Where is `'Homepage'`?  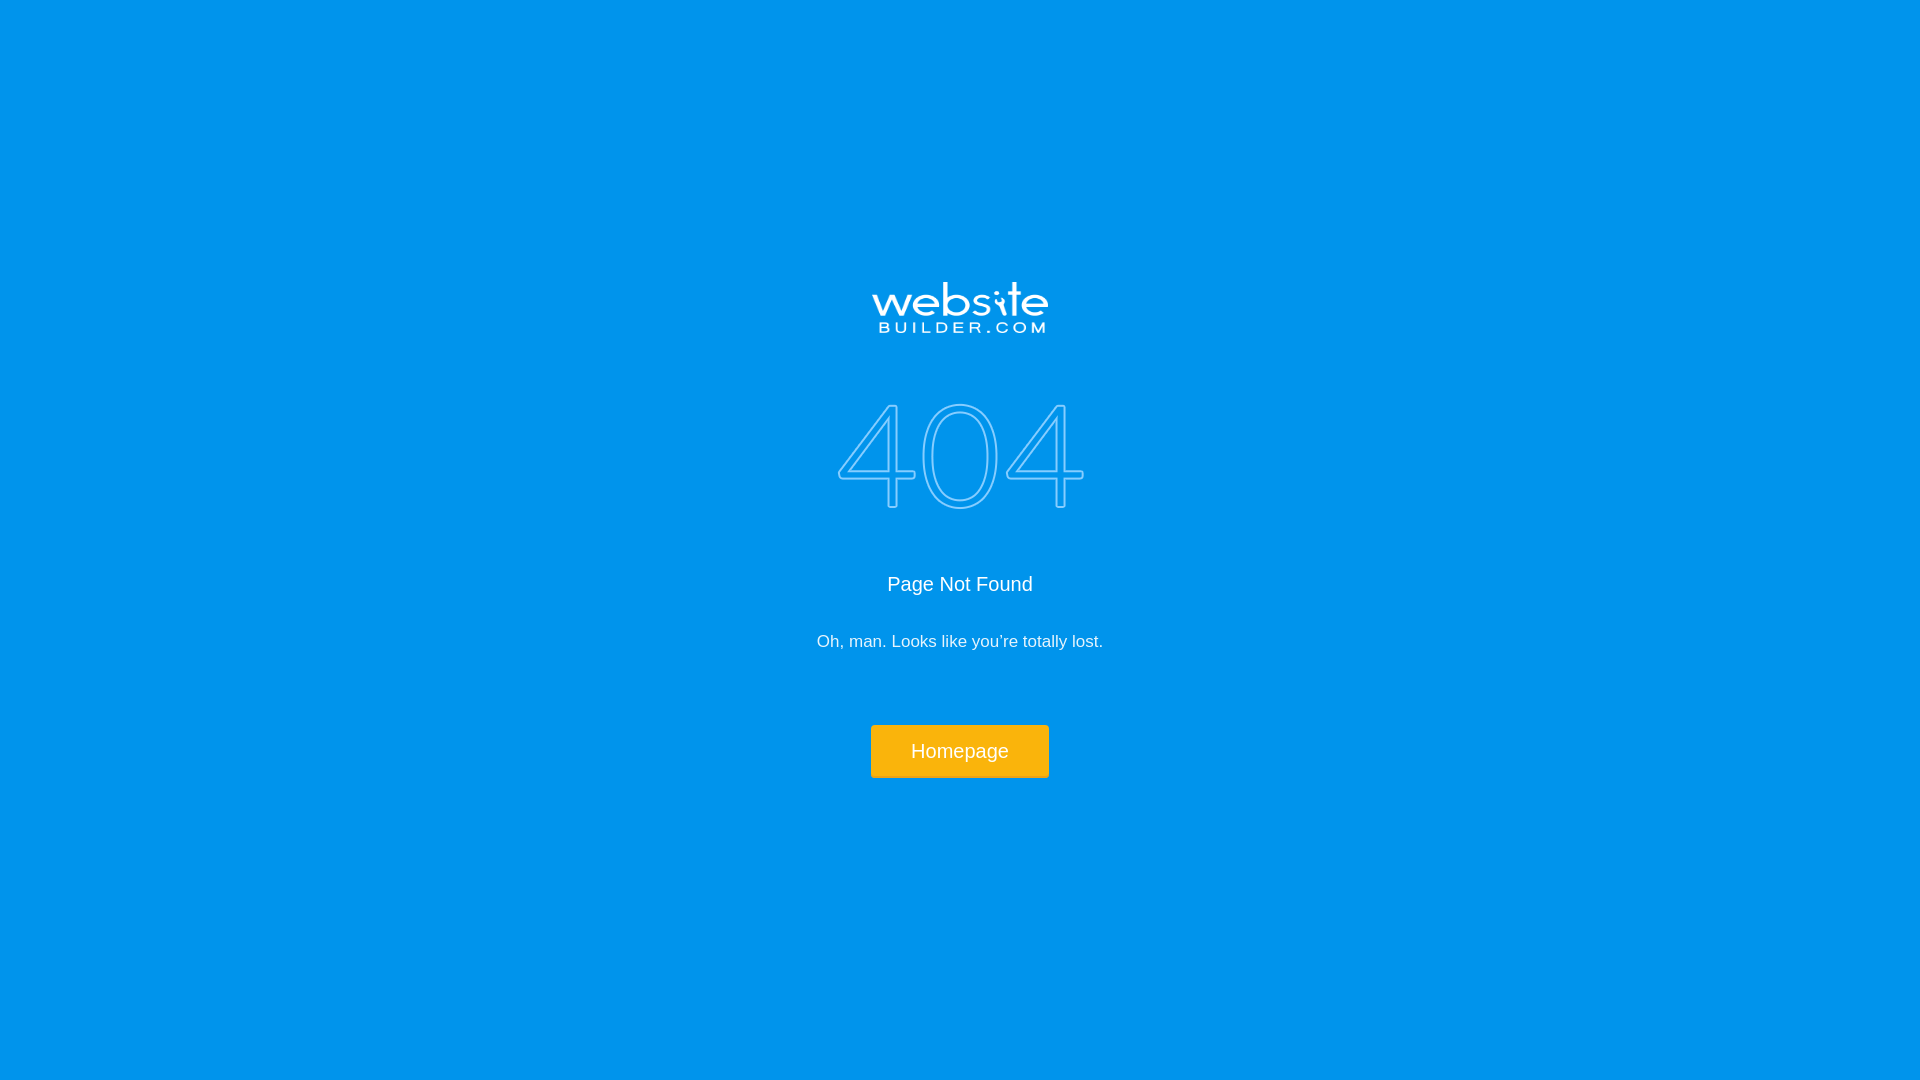 'Homepage' is located at coordinates (960, 751).